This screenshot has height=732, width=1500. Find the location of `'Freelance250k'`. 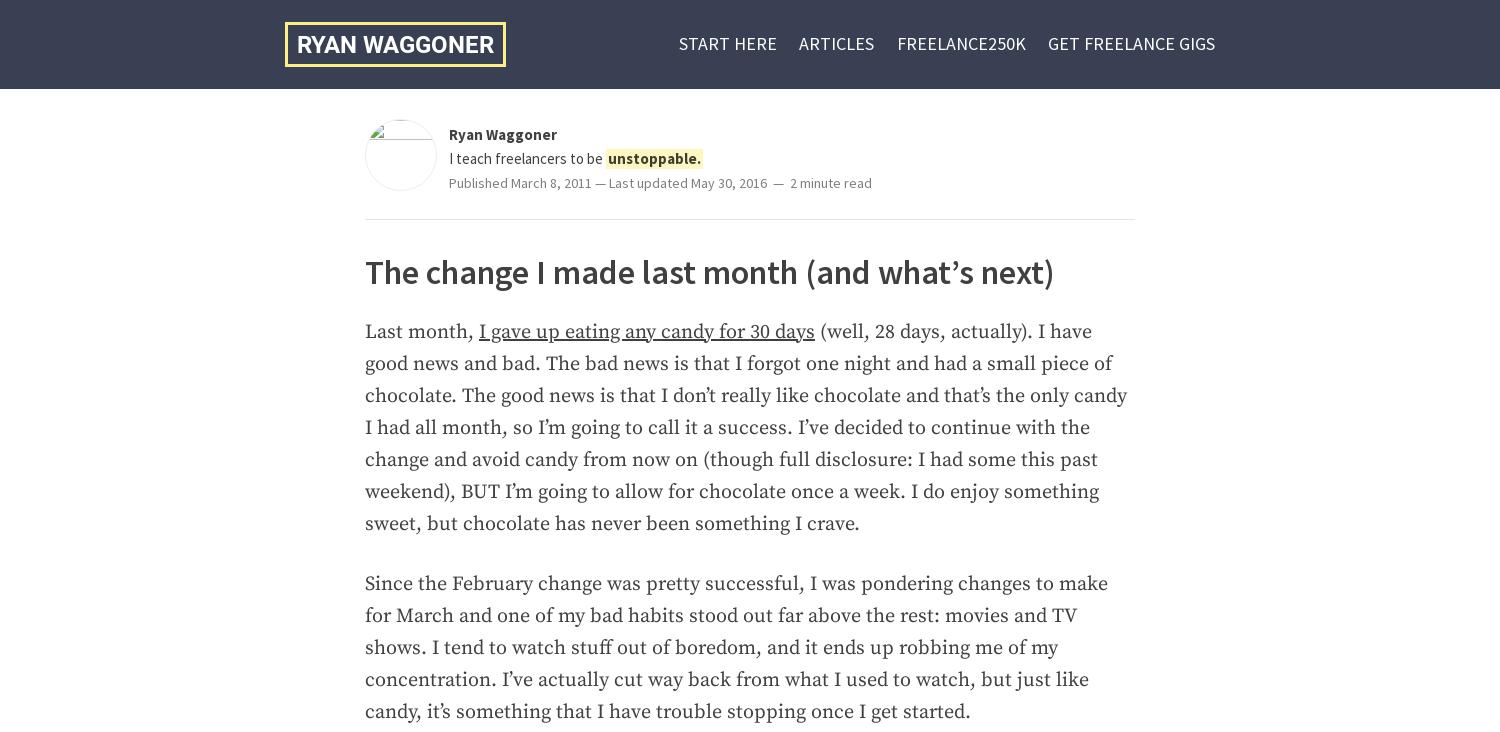

'Freelance250k' is located at coordinates (959, 42).